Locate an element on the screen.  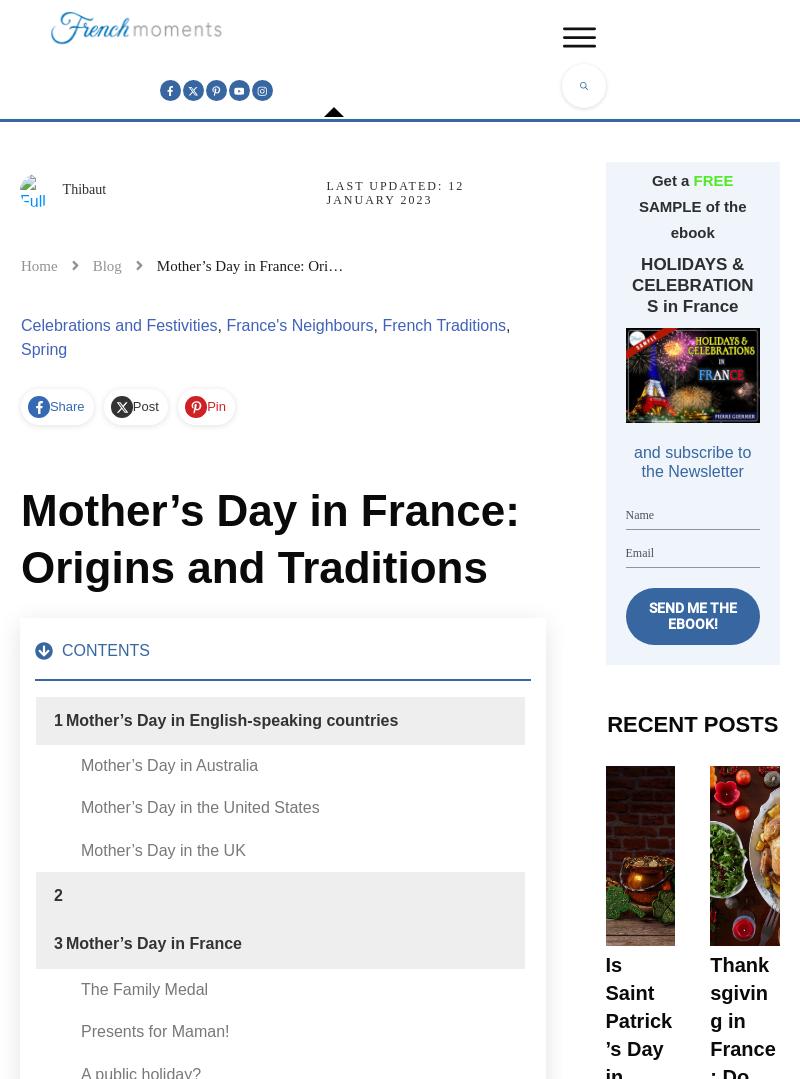
'Last Updated:' is located at coordinates (325, 185).